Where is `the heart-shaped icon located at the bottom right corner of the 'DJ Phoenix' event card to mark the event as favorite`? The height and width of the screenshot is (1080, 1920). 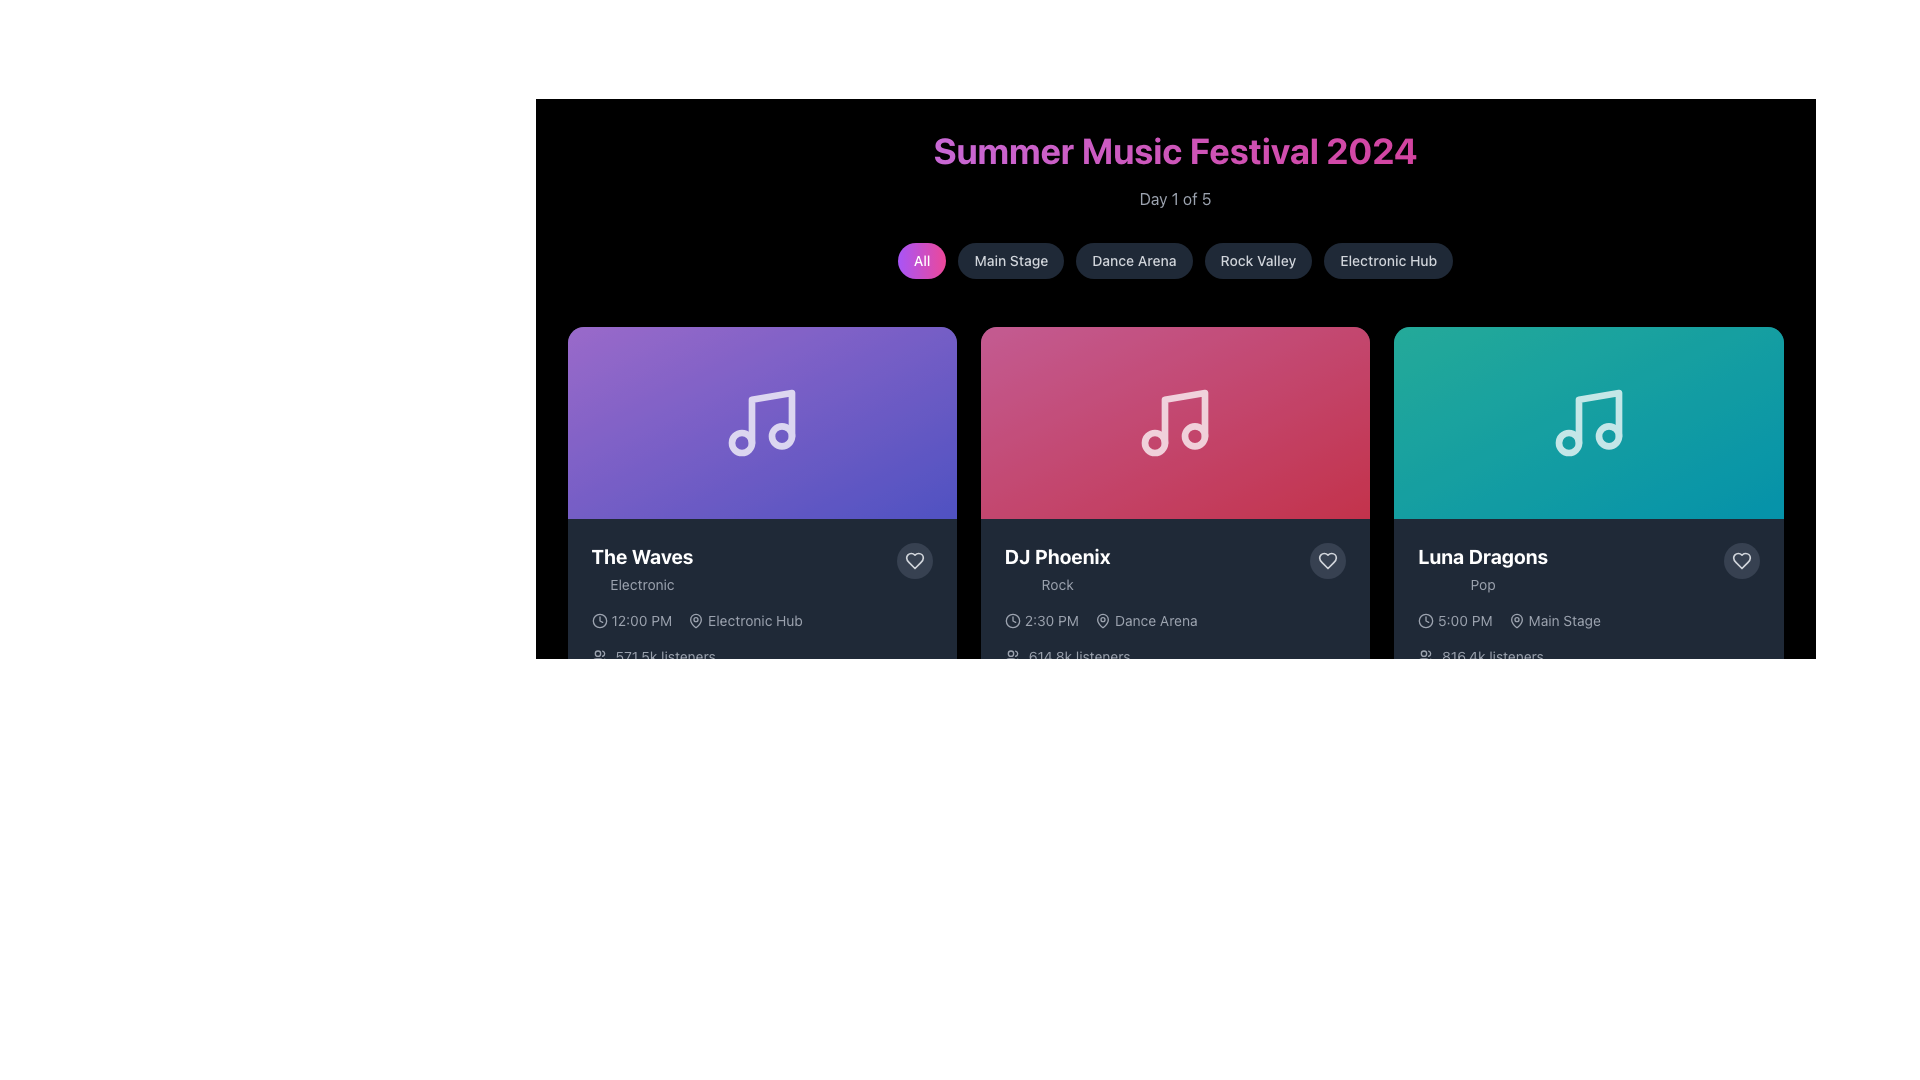 the heart-shaped icon located at the bottom right corner of the 'DJ Phoenix' event card to mark the event as favorite is located at coordinates (1328, 560).